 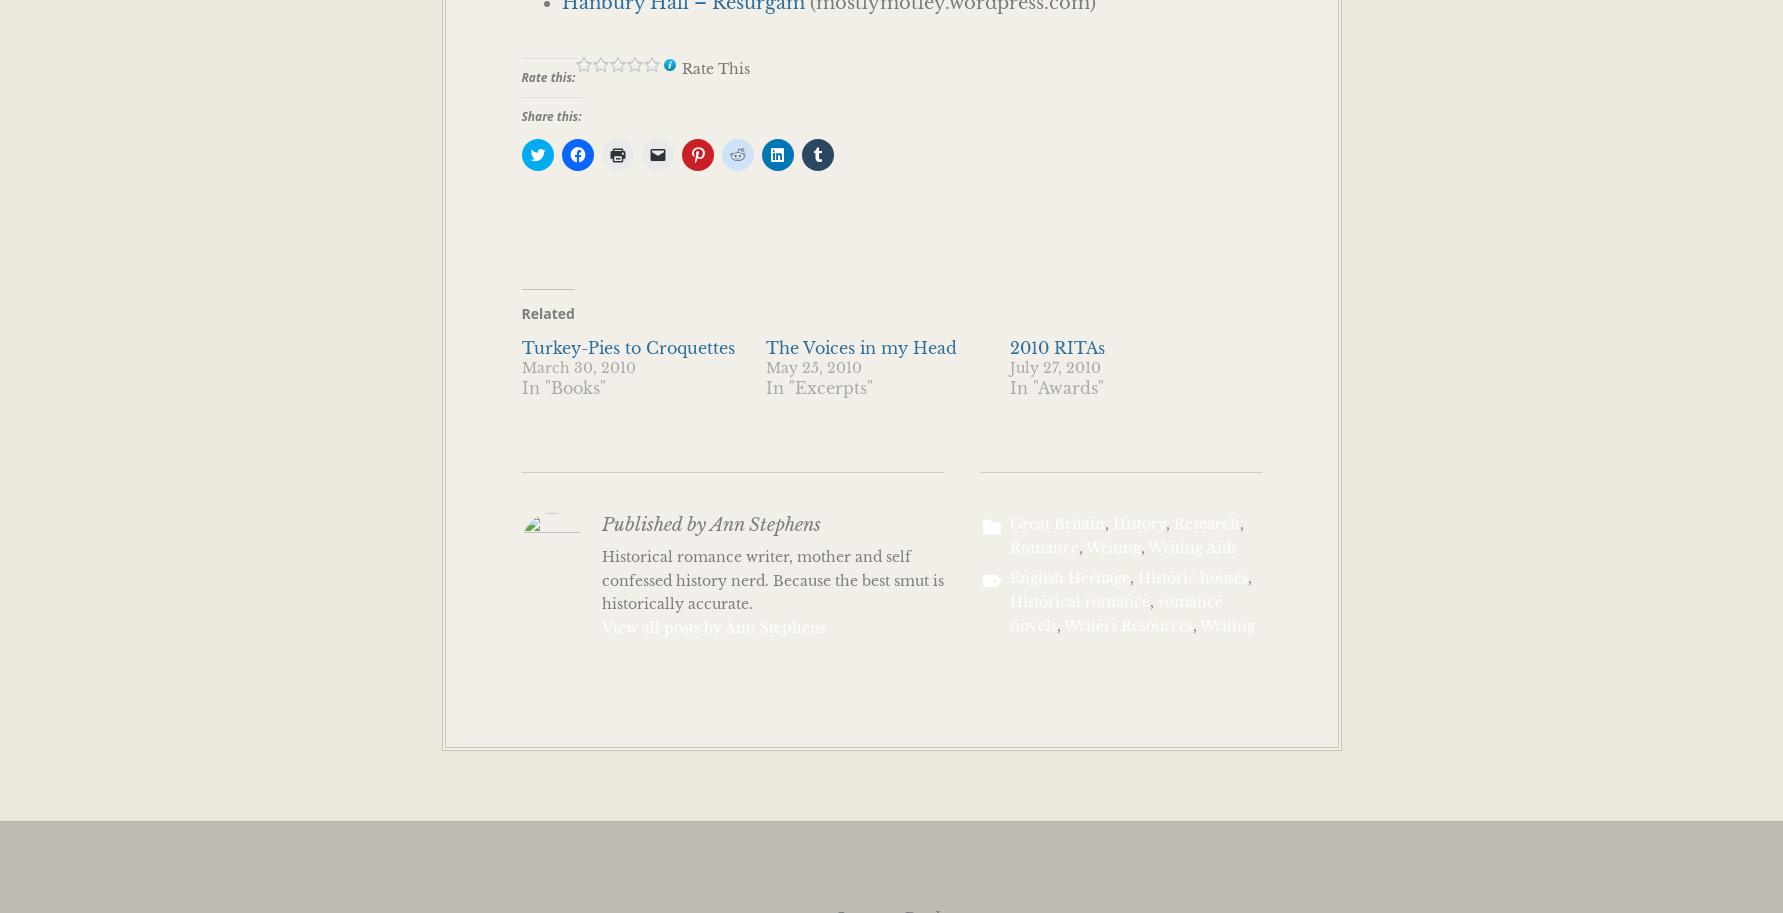 I want to click on 'View all posts by Ann Stephens', so click(x=712, y=626).